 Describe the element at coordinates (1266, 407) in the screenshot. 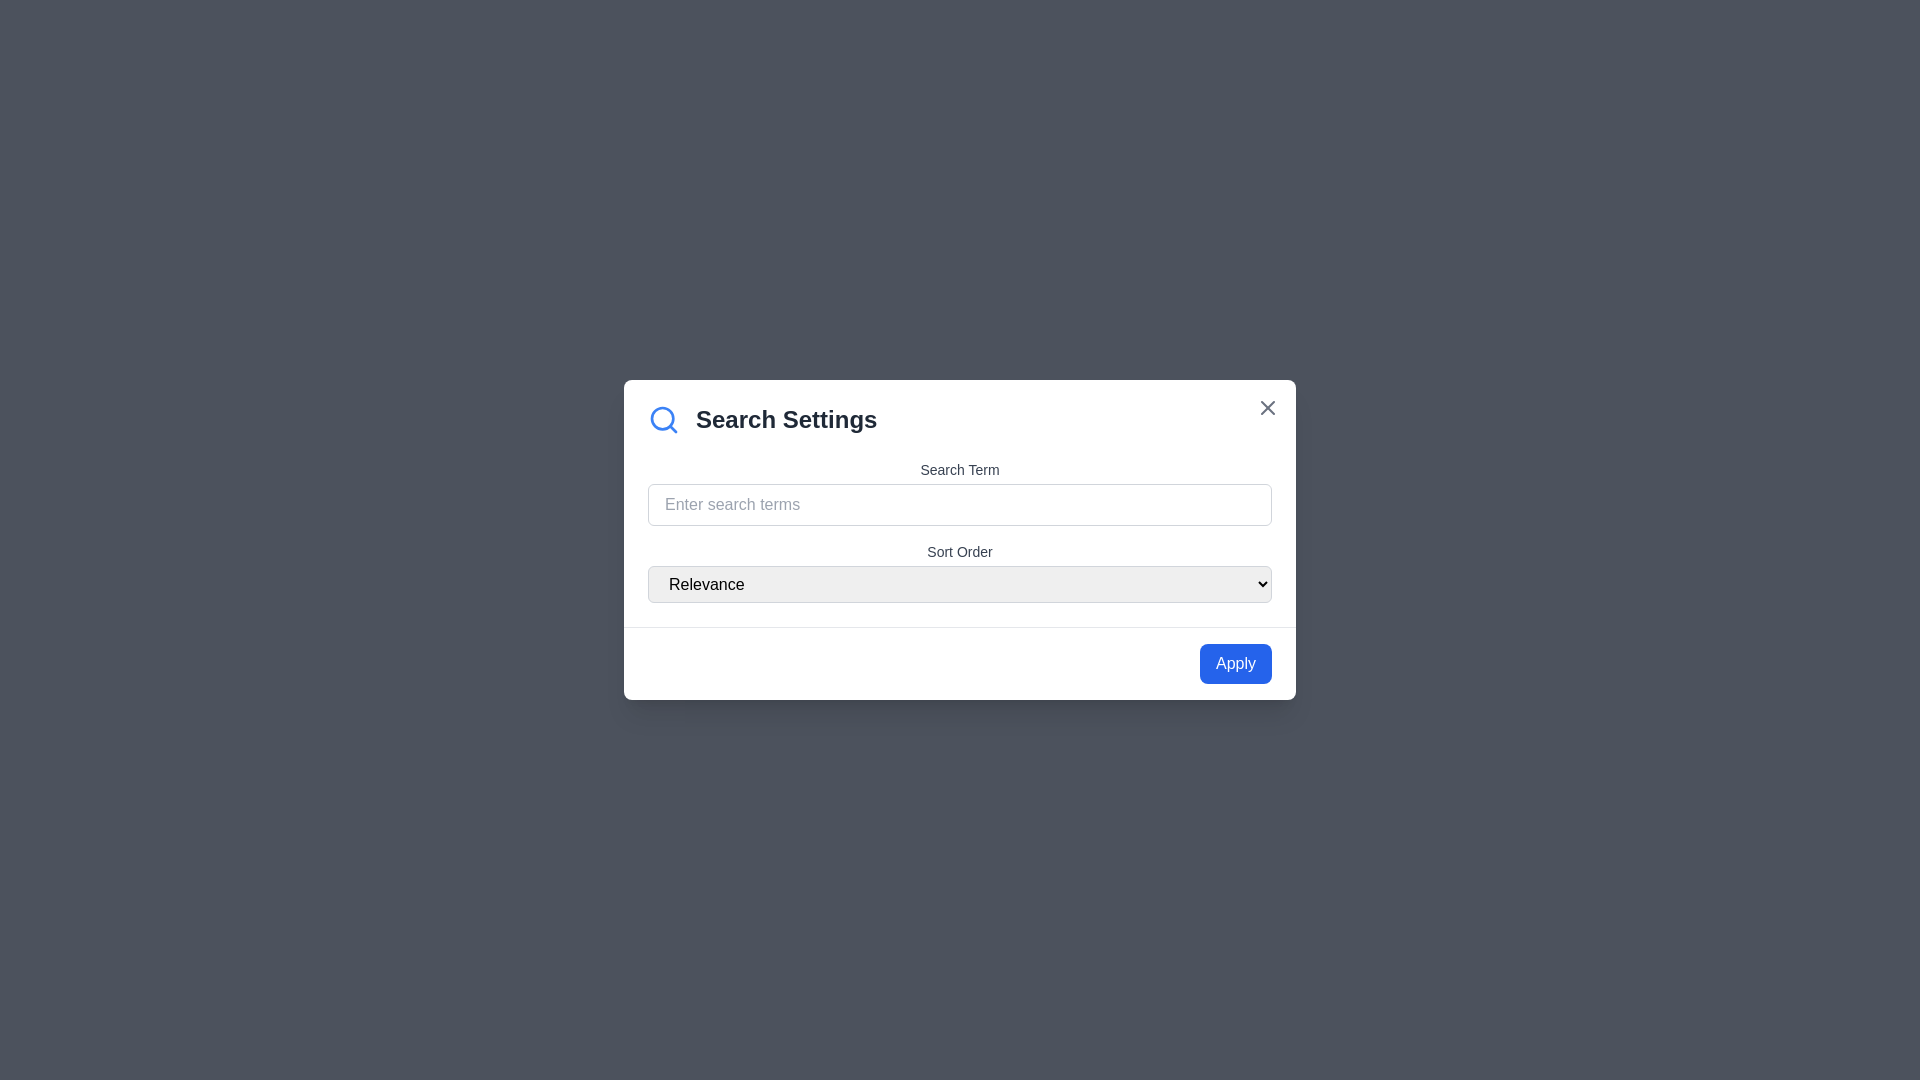

I see `the close icon located at the top-right corner of the modal dialog box` at that location.